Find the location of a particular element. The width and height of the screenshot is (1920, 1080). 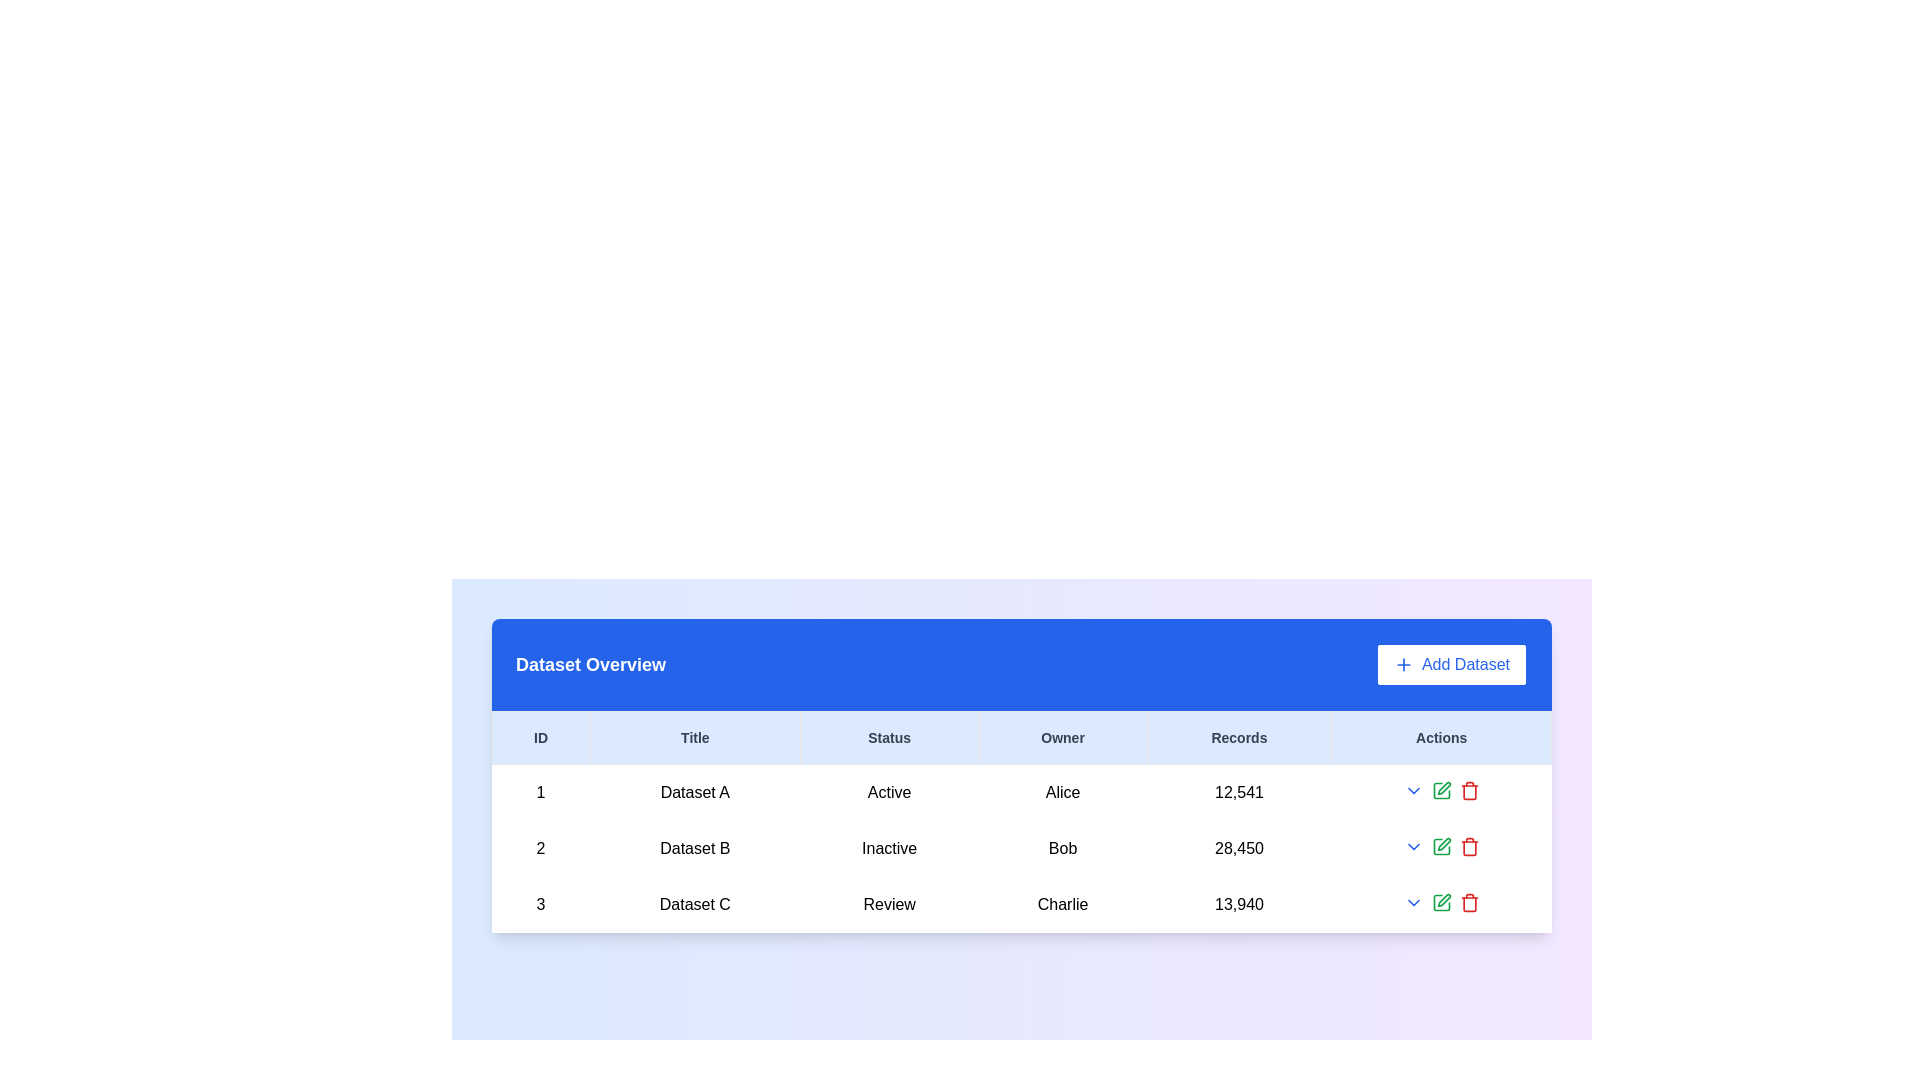

the text element displaying the data owner information in the fourth column under the 'Owner' header of the first data row in a table layout is located at coordinates (1062, 792).